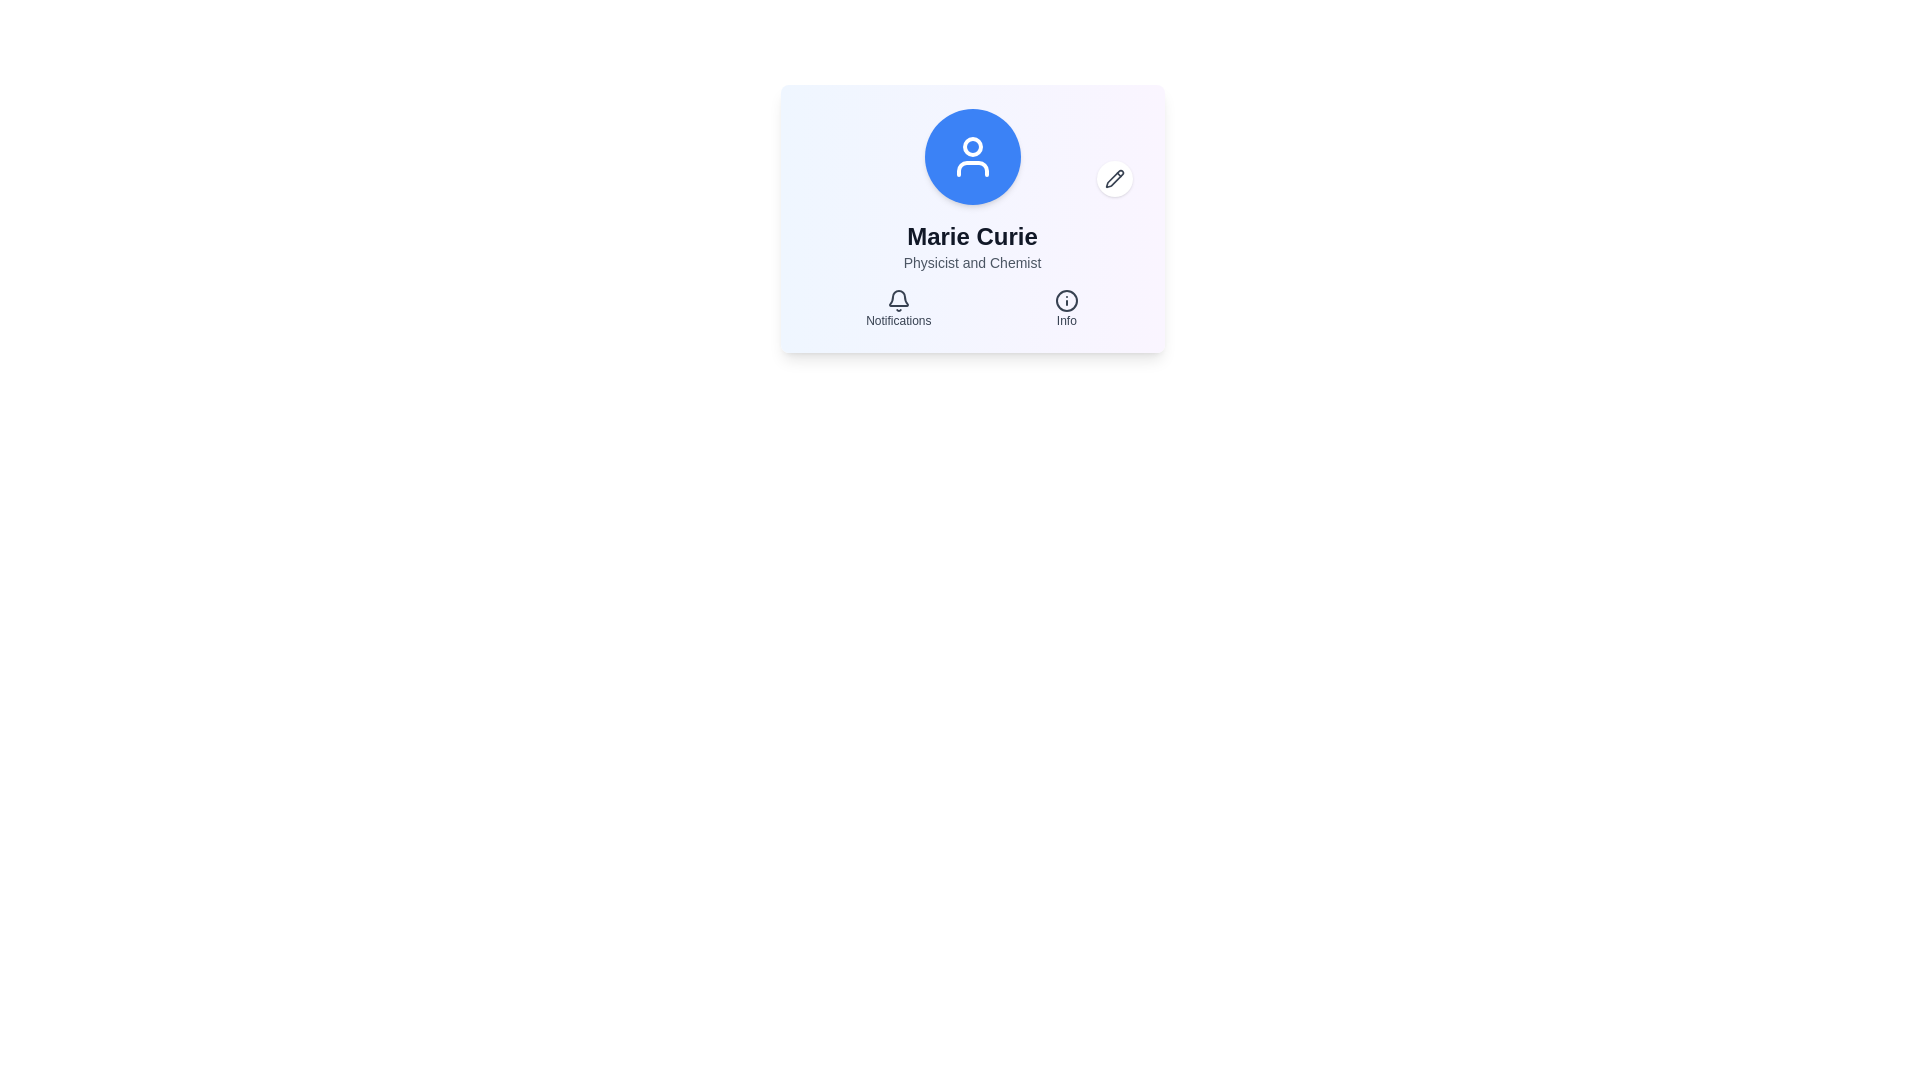 This screenshot has height=1080, width=1920. What do you see at coordinates (1113, 177) in the screenshot?
I see `the circular edit button with a pencil icon located at the bottom-right corner of the user card component to observe any hover effects` at bounding box center [1113, 177].